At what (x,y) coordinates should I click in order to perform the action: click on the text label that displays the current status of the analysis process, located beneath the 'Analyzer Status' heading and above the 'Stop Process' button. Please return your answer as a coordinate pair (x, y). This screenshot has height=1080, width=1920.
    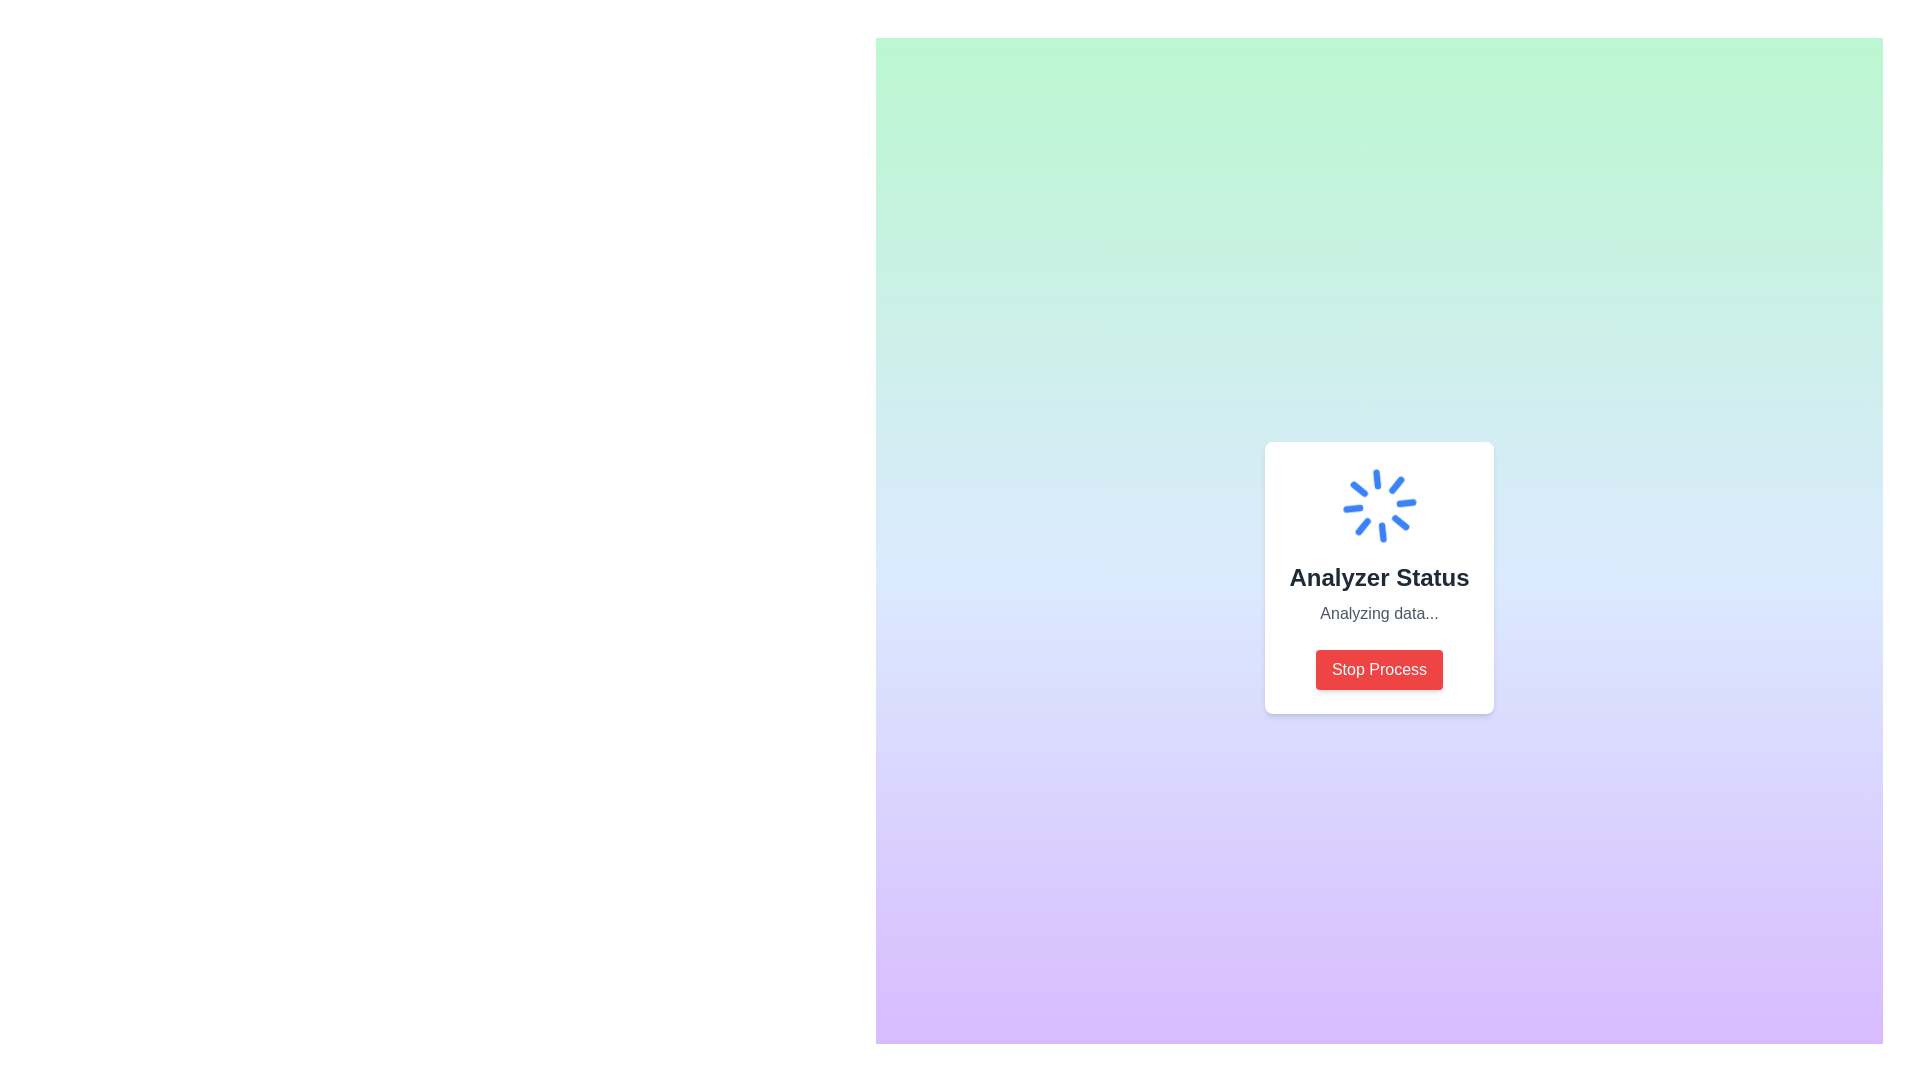
    Looking at the image, I should click on (1378, 612).